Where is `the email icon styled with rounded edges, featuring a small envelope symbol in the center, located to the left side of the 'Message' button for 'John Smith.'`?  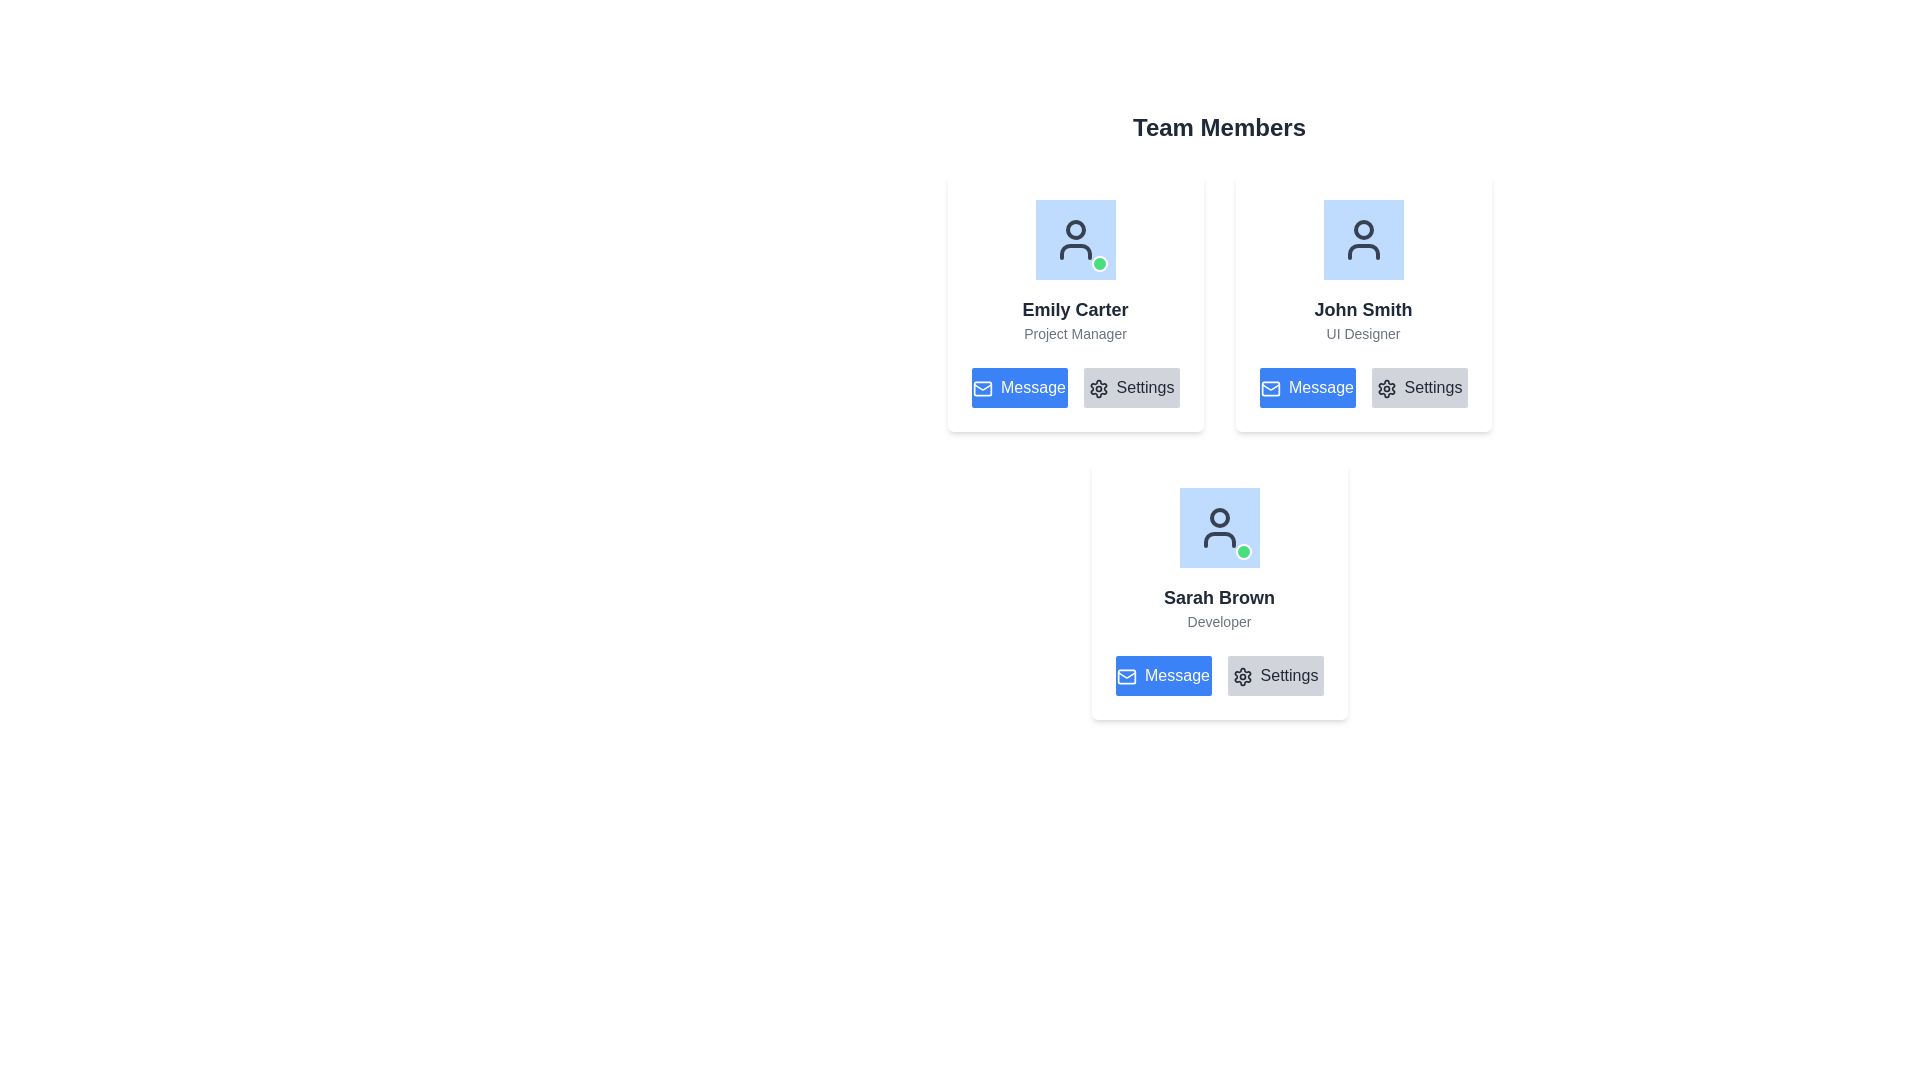 the email icon styled with rounded edges, featuring a small envelope symbol in the center, located to the left side of the 'Message' button for 'John Smith.' is located at coordinates (1270, 388).